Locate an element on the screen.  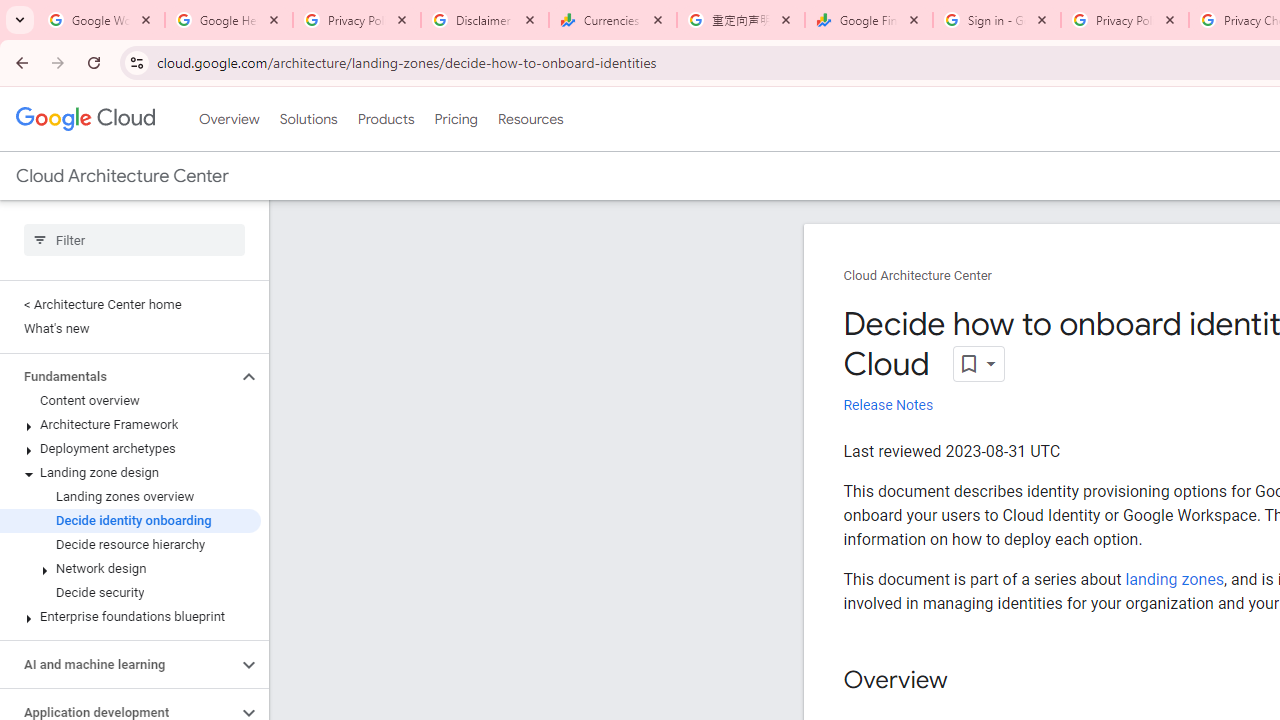
'Sign in - Google Accounts' is located at coordinates (997, 20).